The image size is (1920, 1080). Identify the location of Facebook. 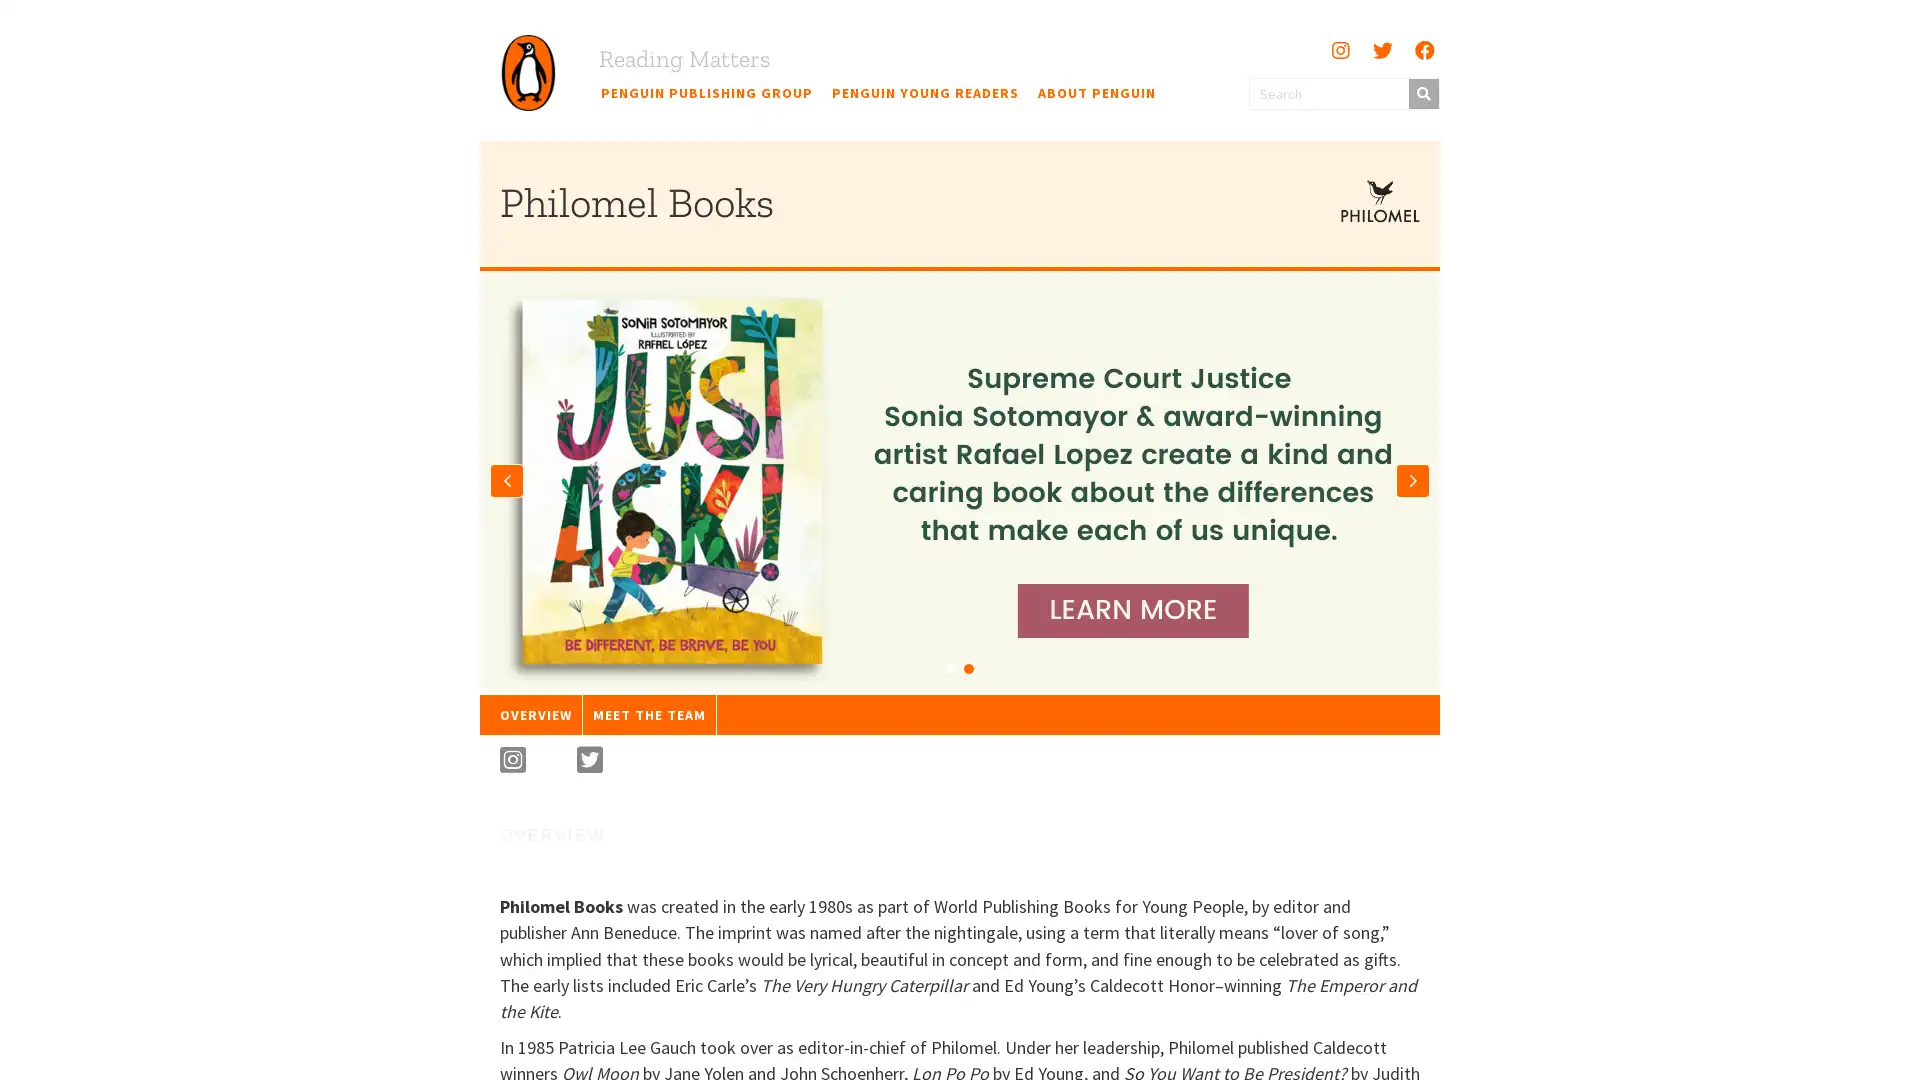
(1423, 49).